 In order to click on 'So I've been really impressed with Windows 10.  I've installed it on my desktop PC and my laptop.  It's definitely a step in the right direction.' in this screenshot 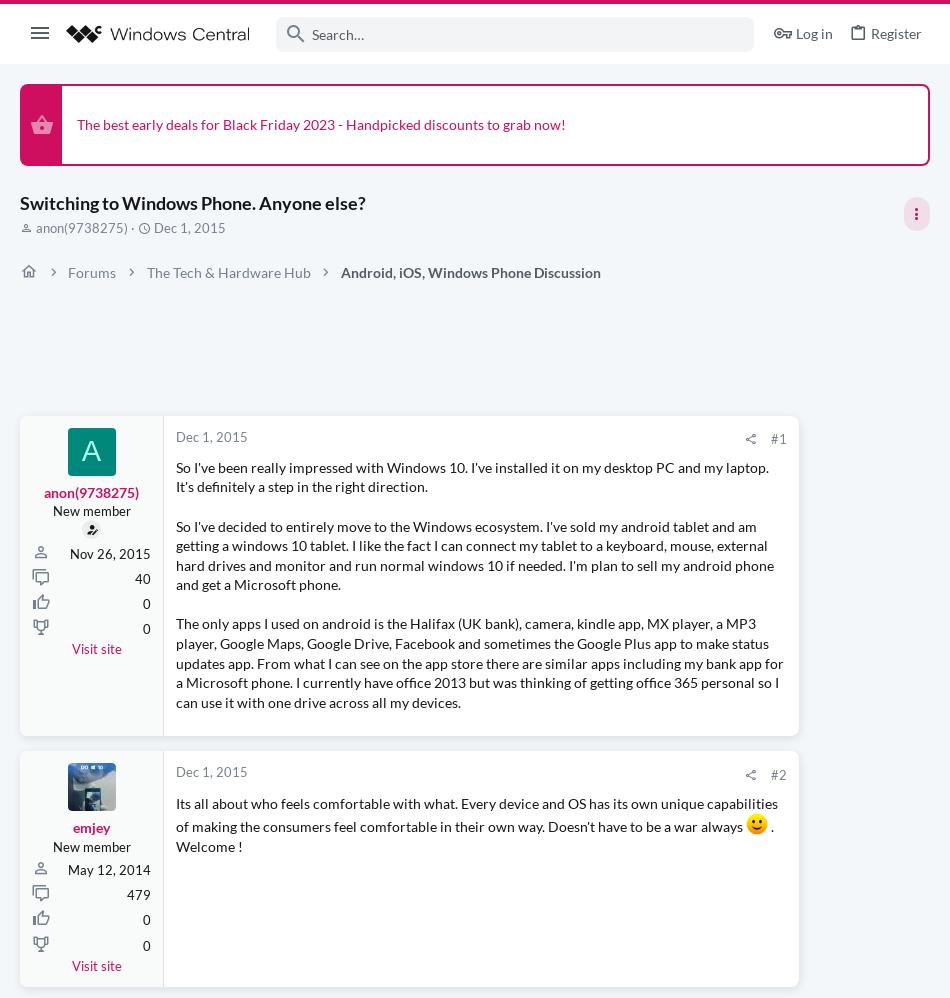, I will do `click(376, 485)`.